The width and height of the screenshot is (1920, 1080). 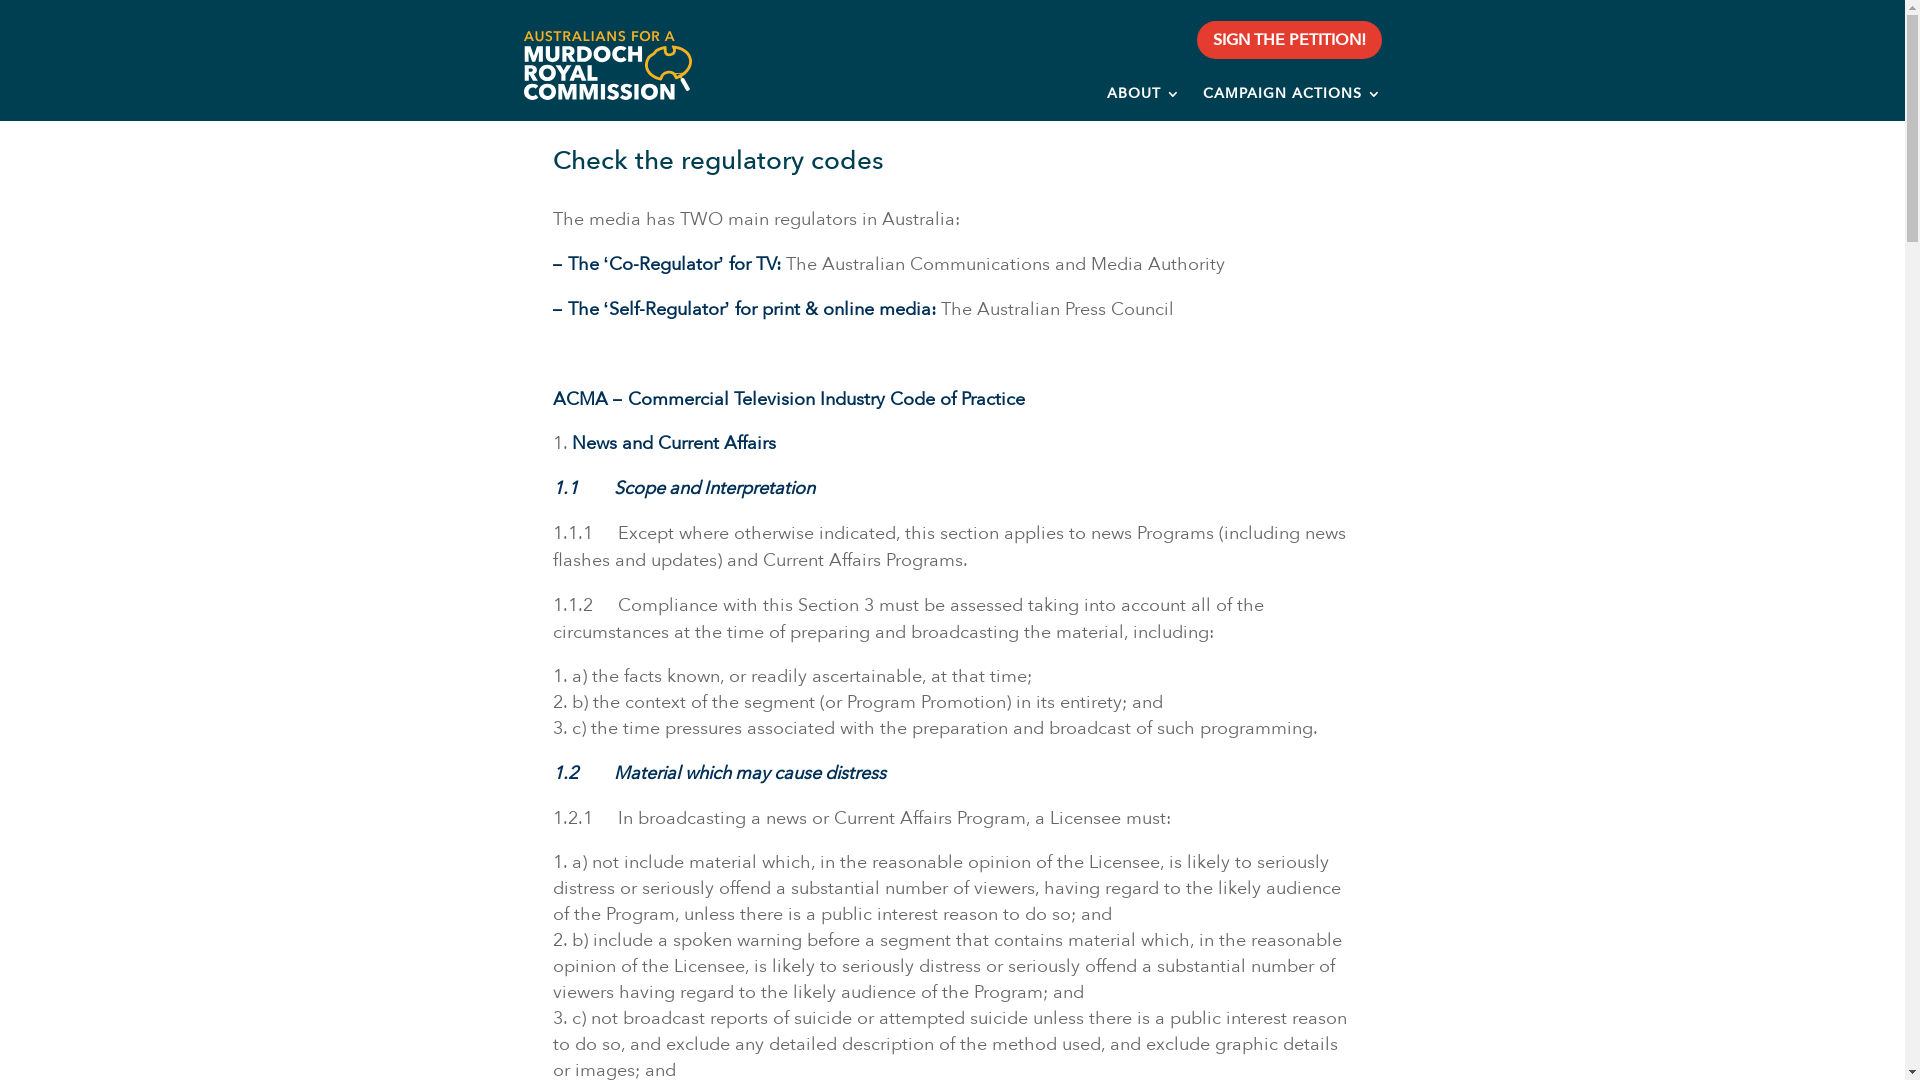 I want to click on 'CAMPAIGN ACTIONS', so click(x=1292, y=97).